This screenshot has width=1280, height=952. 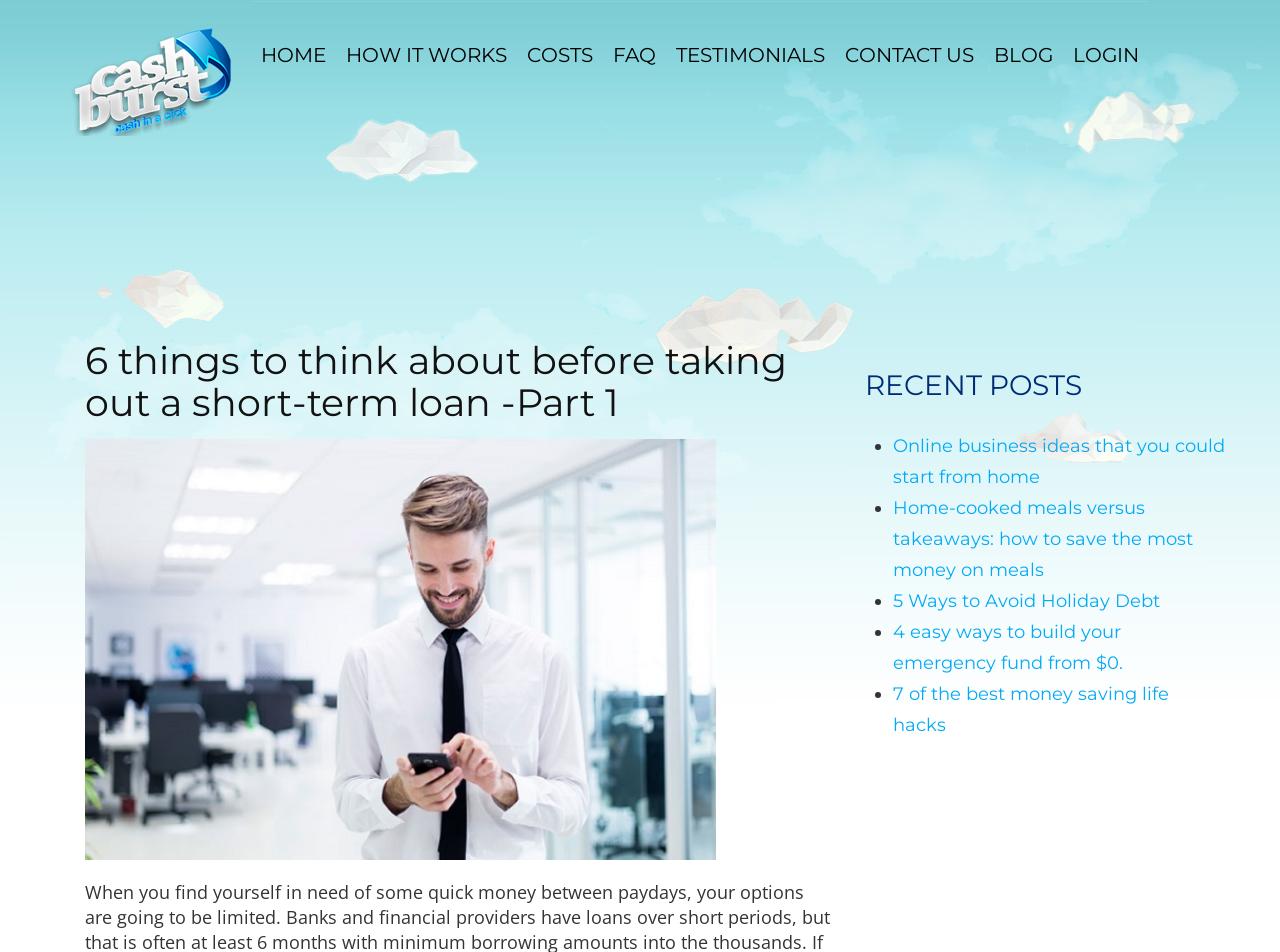 I want to click on 'Online business ideas that you could start from home', so click(x=1057, y=460).